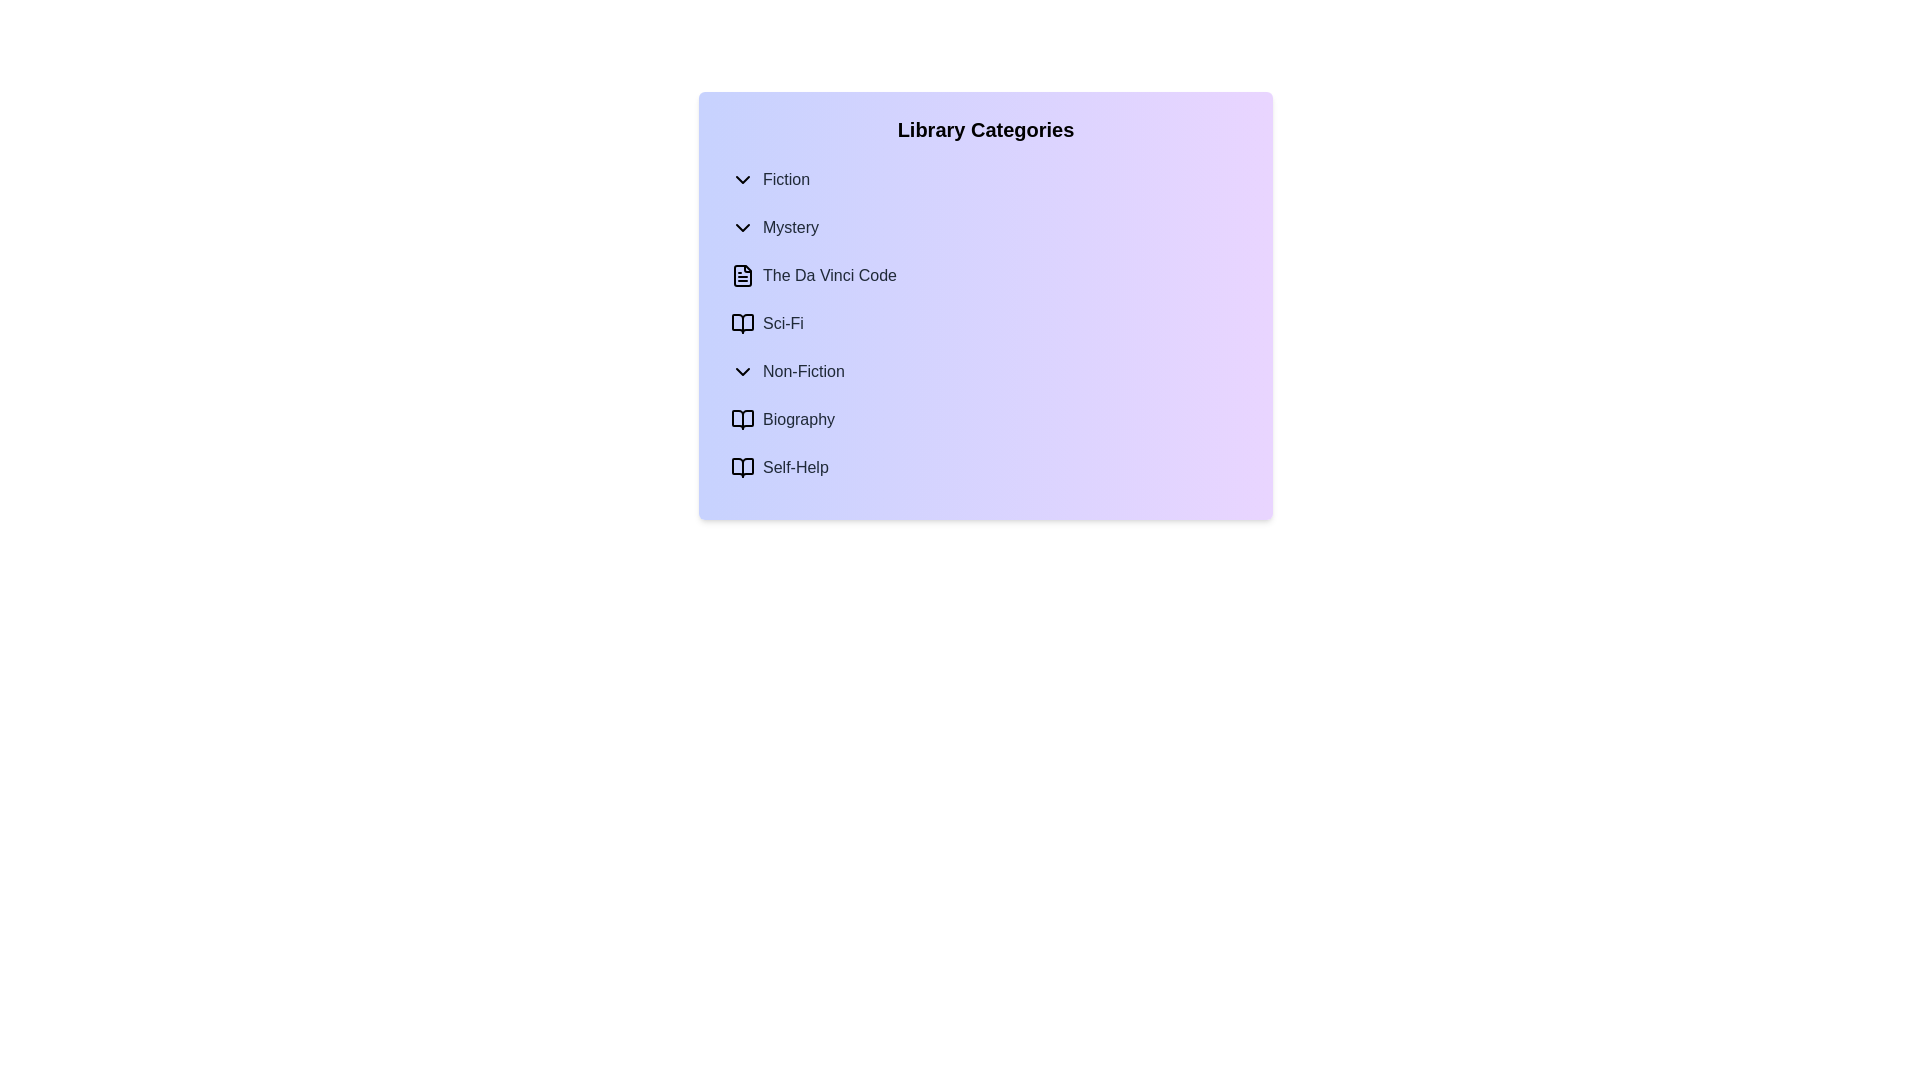 The height and width of the screenshot is (1080, 1920). I want to click on the selectable list item for the genre 'Sci-Fi' located under 'The Da Vinci Code' entry, so click(985, 323).